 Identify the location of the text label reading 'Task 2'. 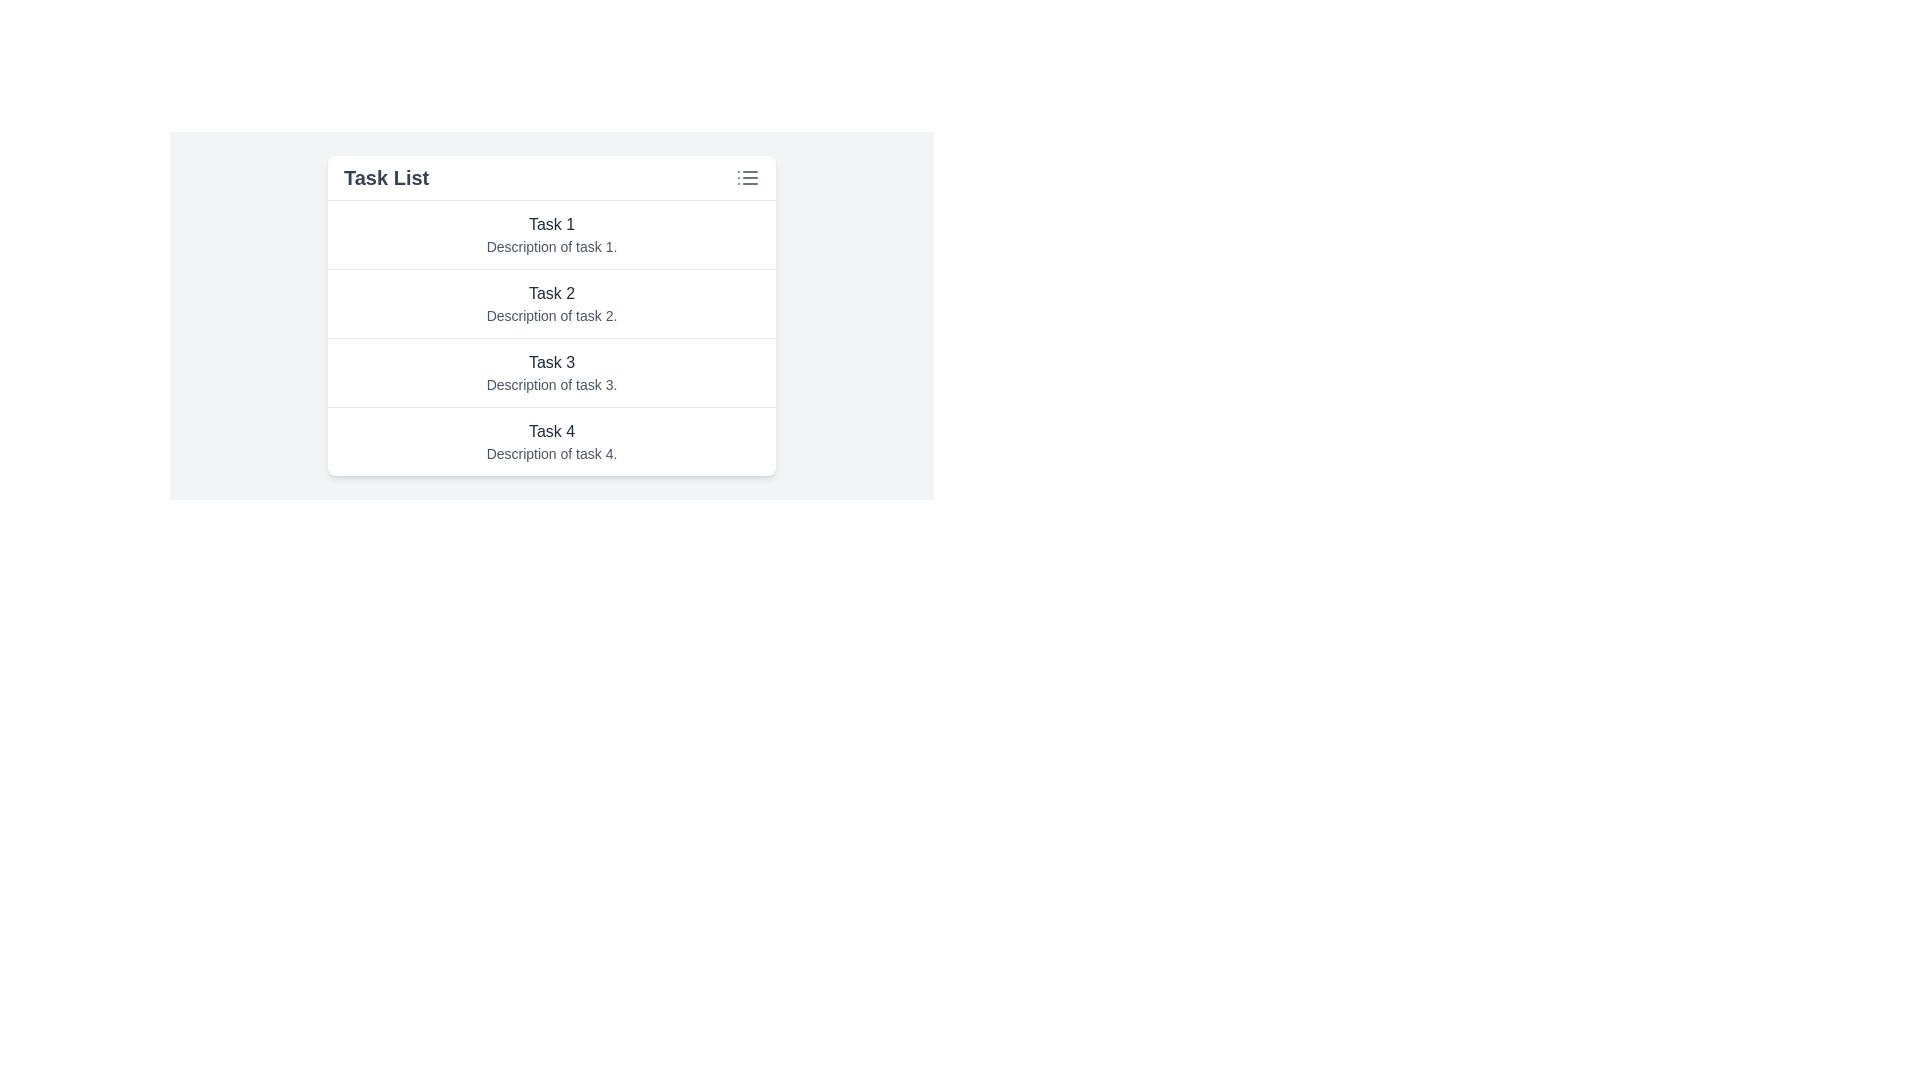
(552, 293).